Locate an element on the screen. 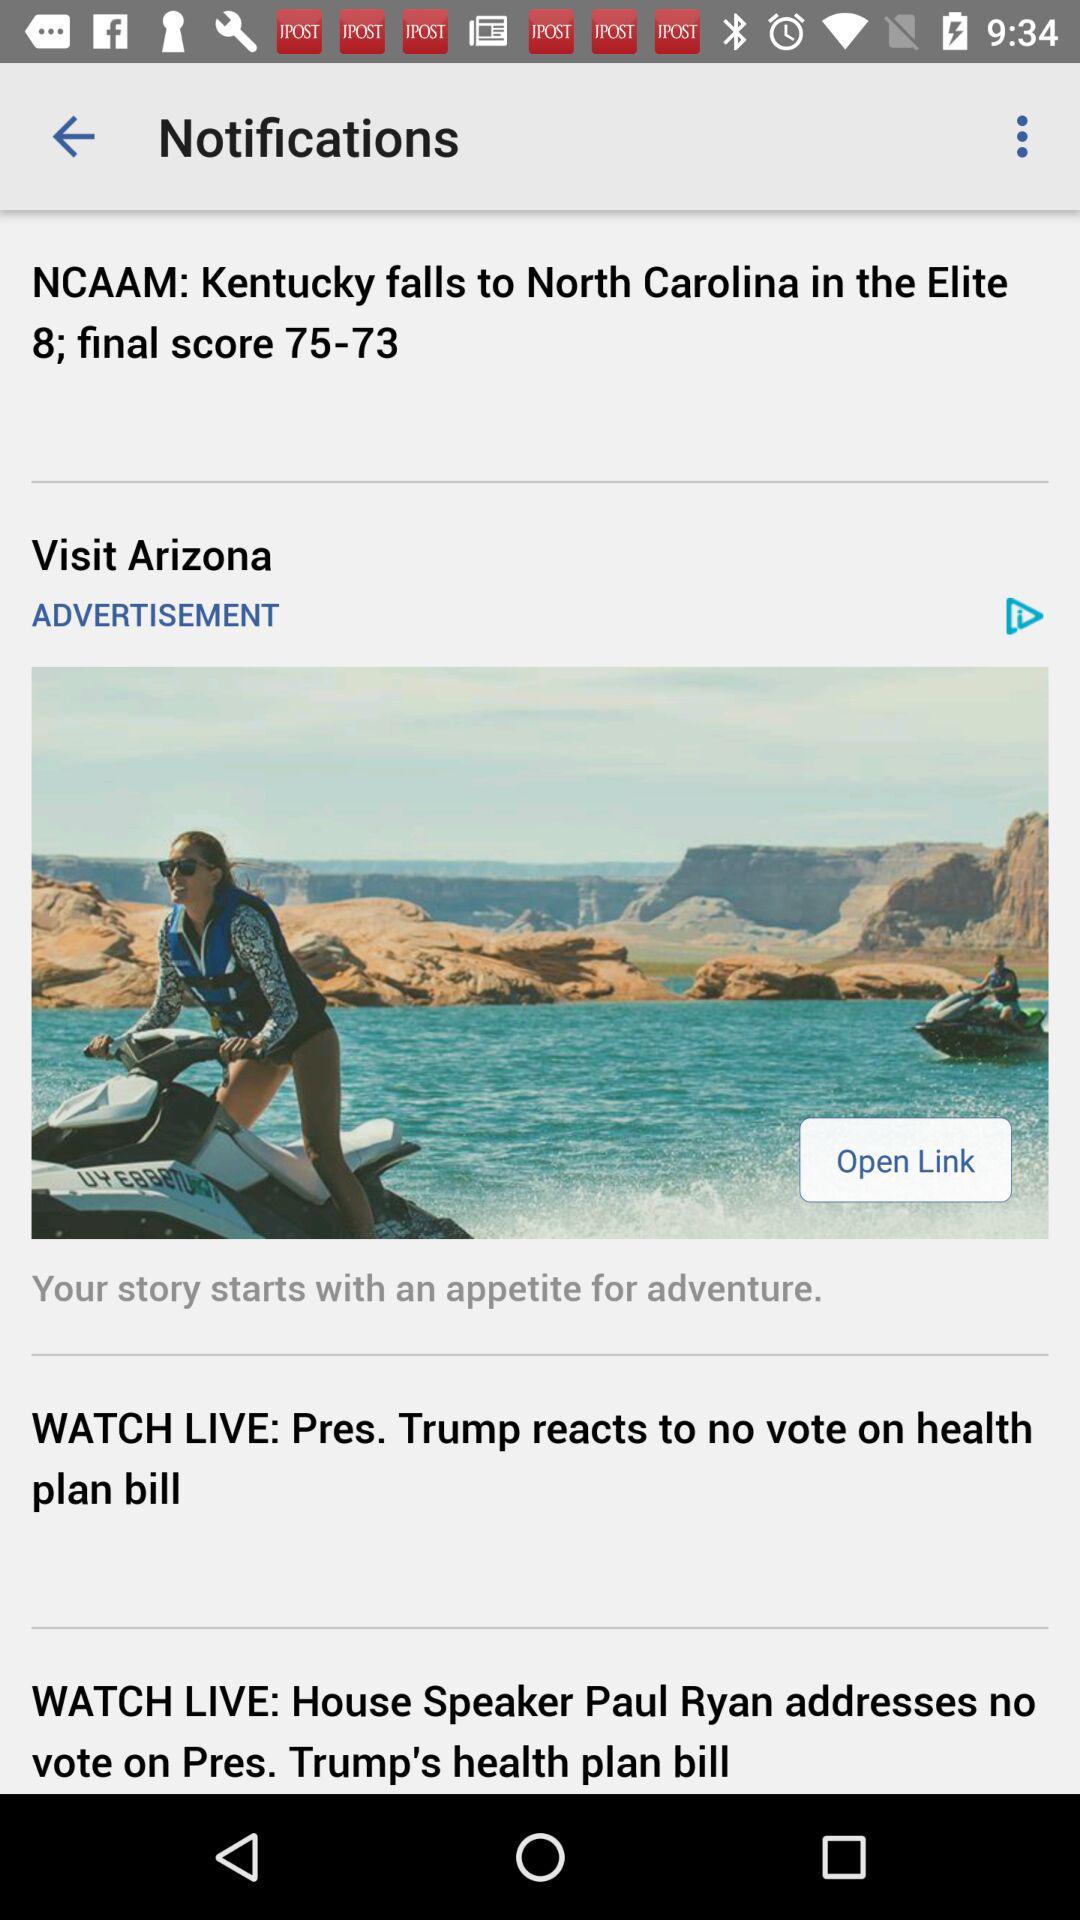 The width and height of the screenshot is (1080, 1920). item next to notifications is located at coordinates (72, 135).